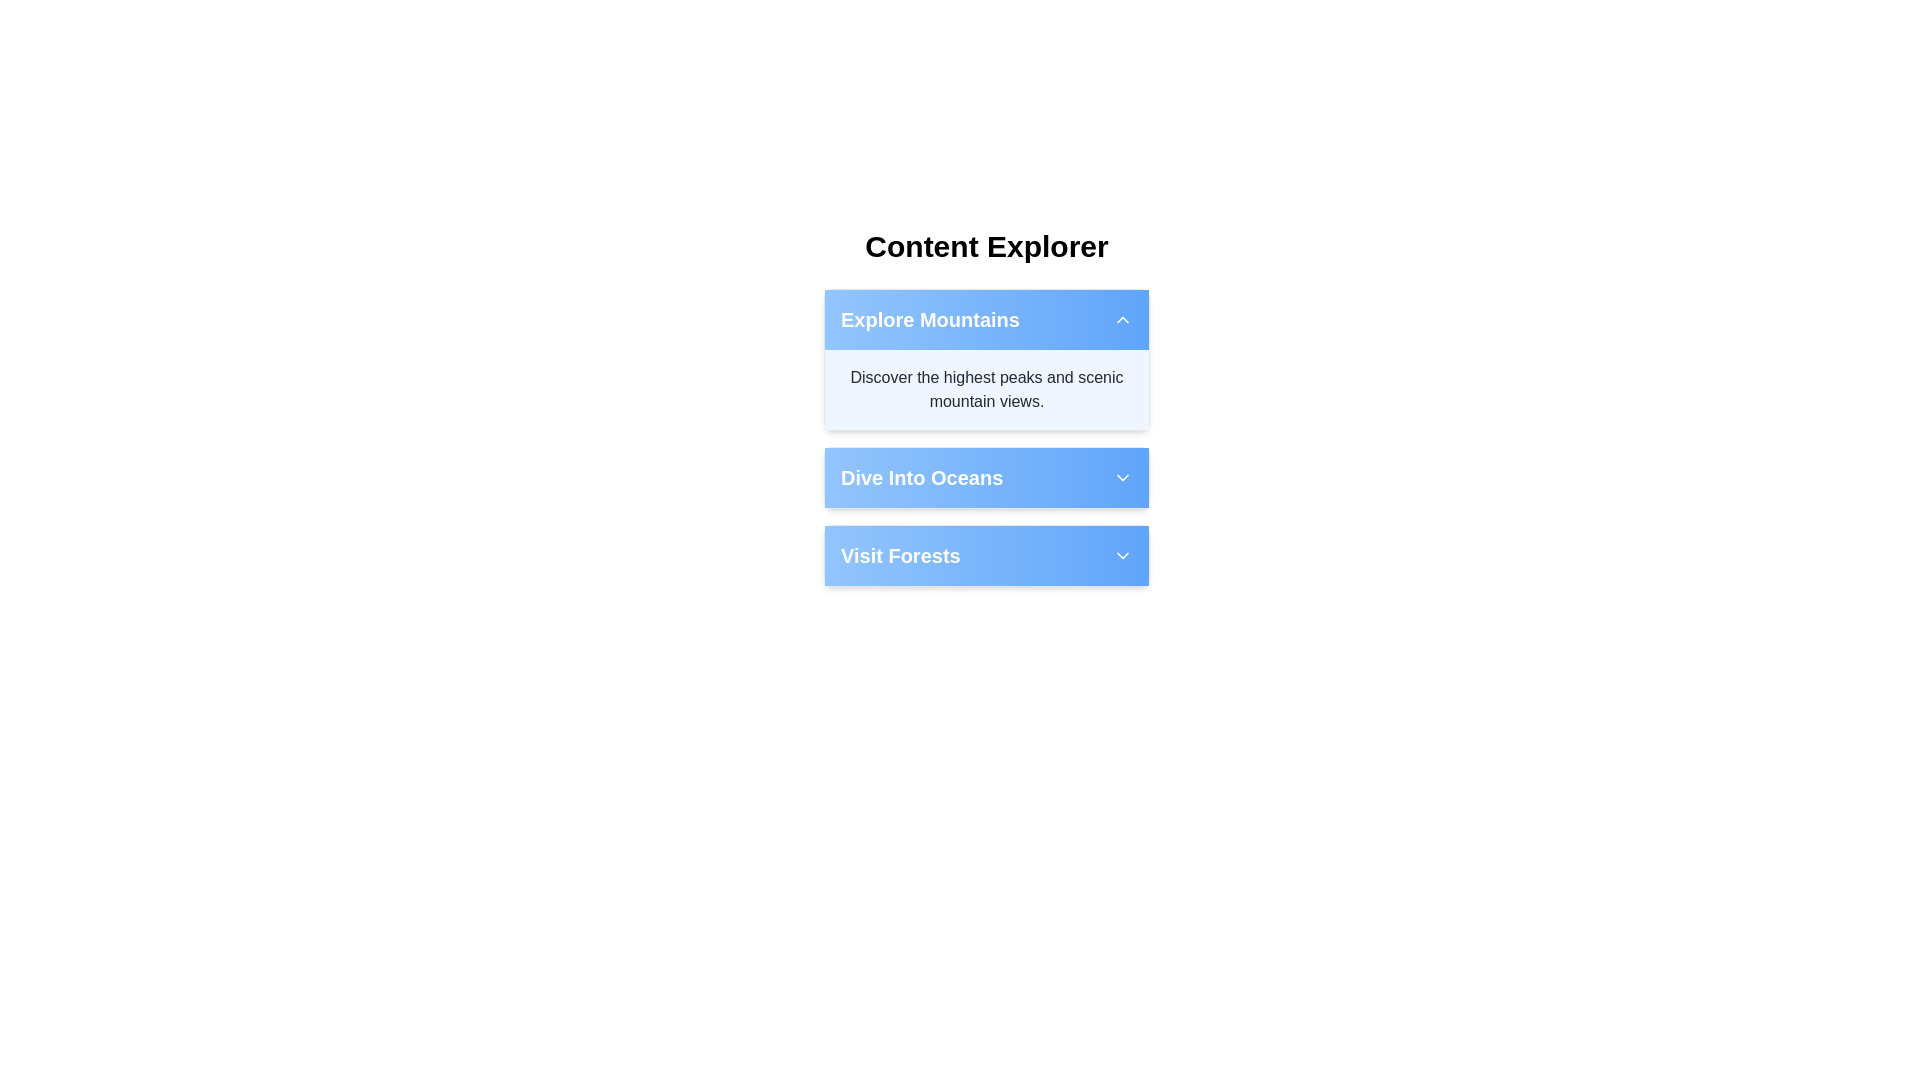 Image resolution: width=1920 pixels, height=1080 pixels. Describe the element at coordinates (987, 389) in the screenshot. I see `the informational text block that describes the 'Explore Mountains' section, which is centrally located within a blue section` at that location.